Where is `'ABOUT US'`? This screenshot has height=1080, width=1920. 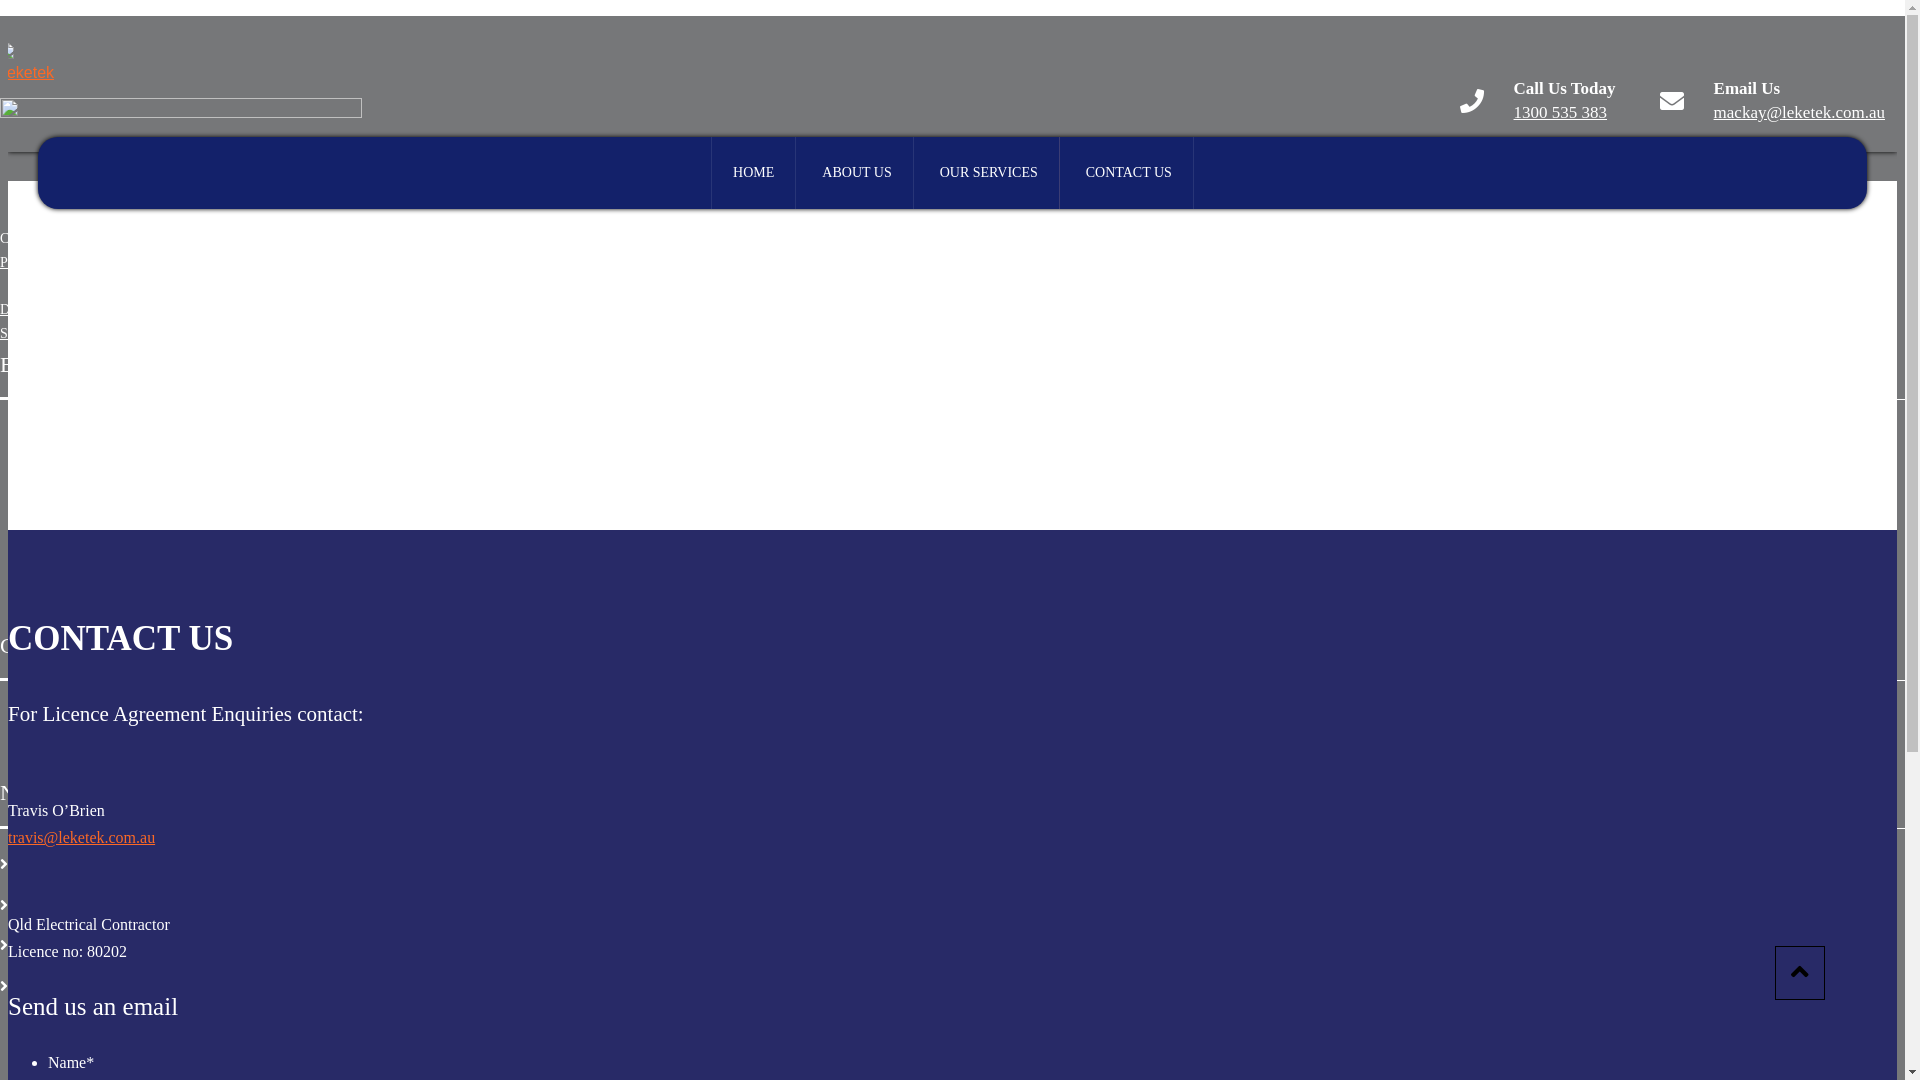 'ABOUT US' is located at coordinates (856, 172).